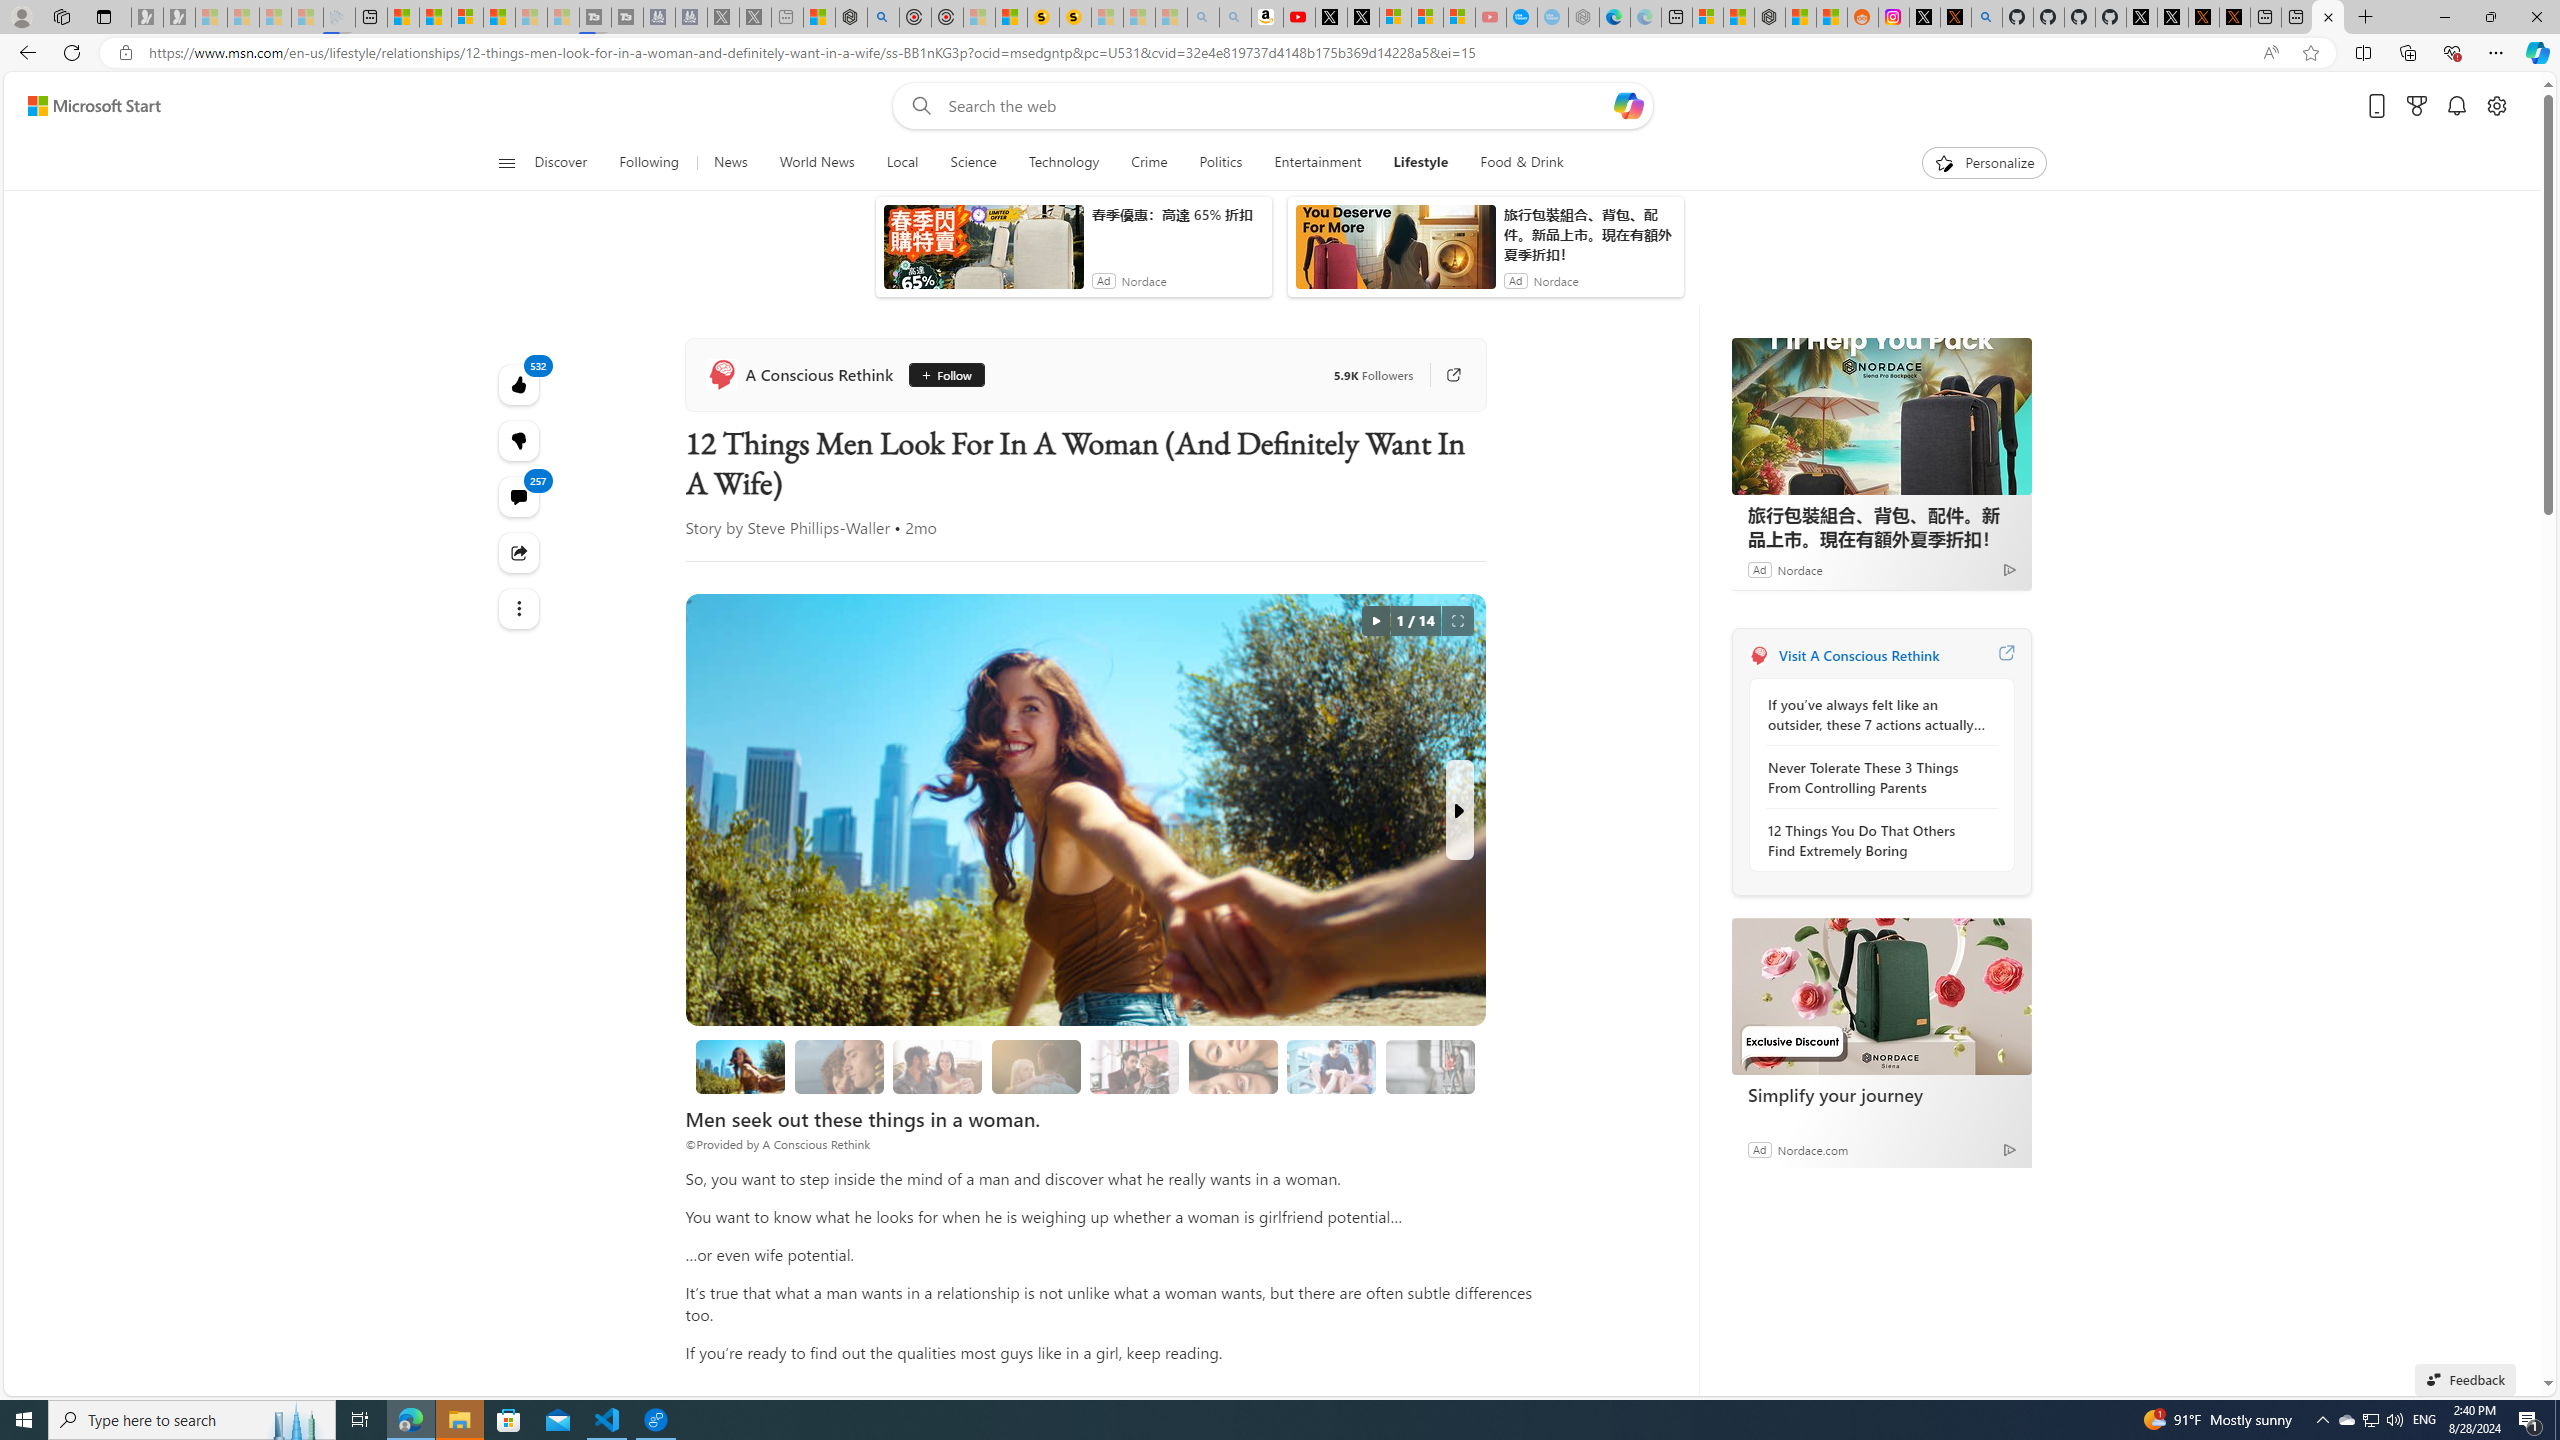 This screenshot has width=2560, height=1440. What do you see at coordinates (1552, 16) in the screenshot?
I see `'Nordace - Nordace has arrived Hong Kong - Sleeping'` at bounding box center [1552, 16].